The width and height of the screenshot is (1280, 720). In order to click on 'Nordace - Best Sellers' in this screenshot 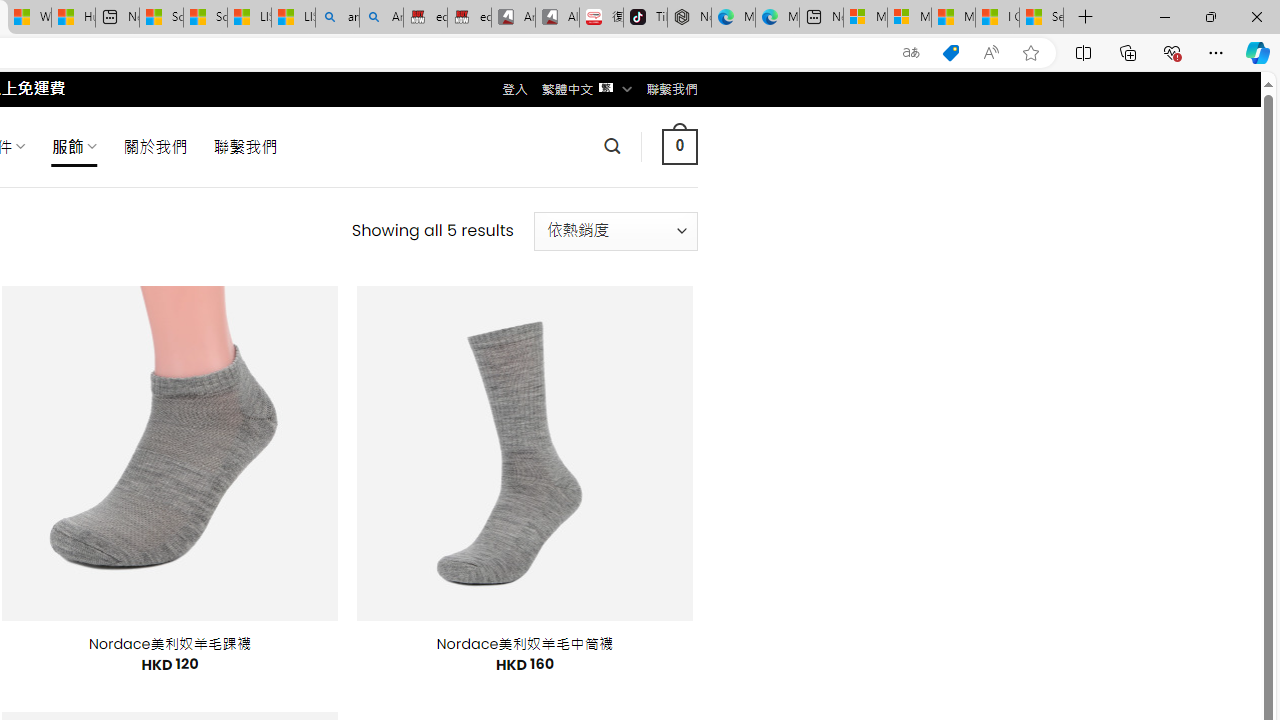, I will do `click(689, 17)`.